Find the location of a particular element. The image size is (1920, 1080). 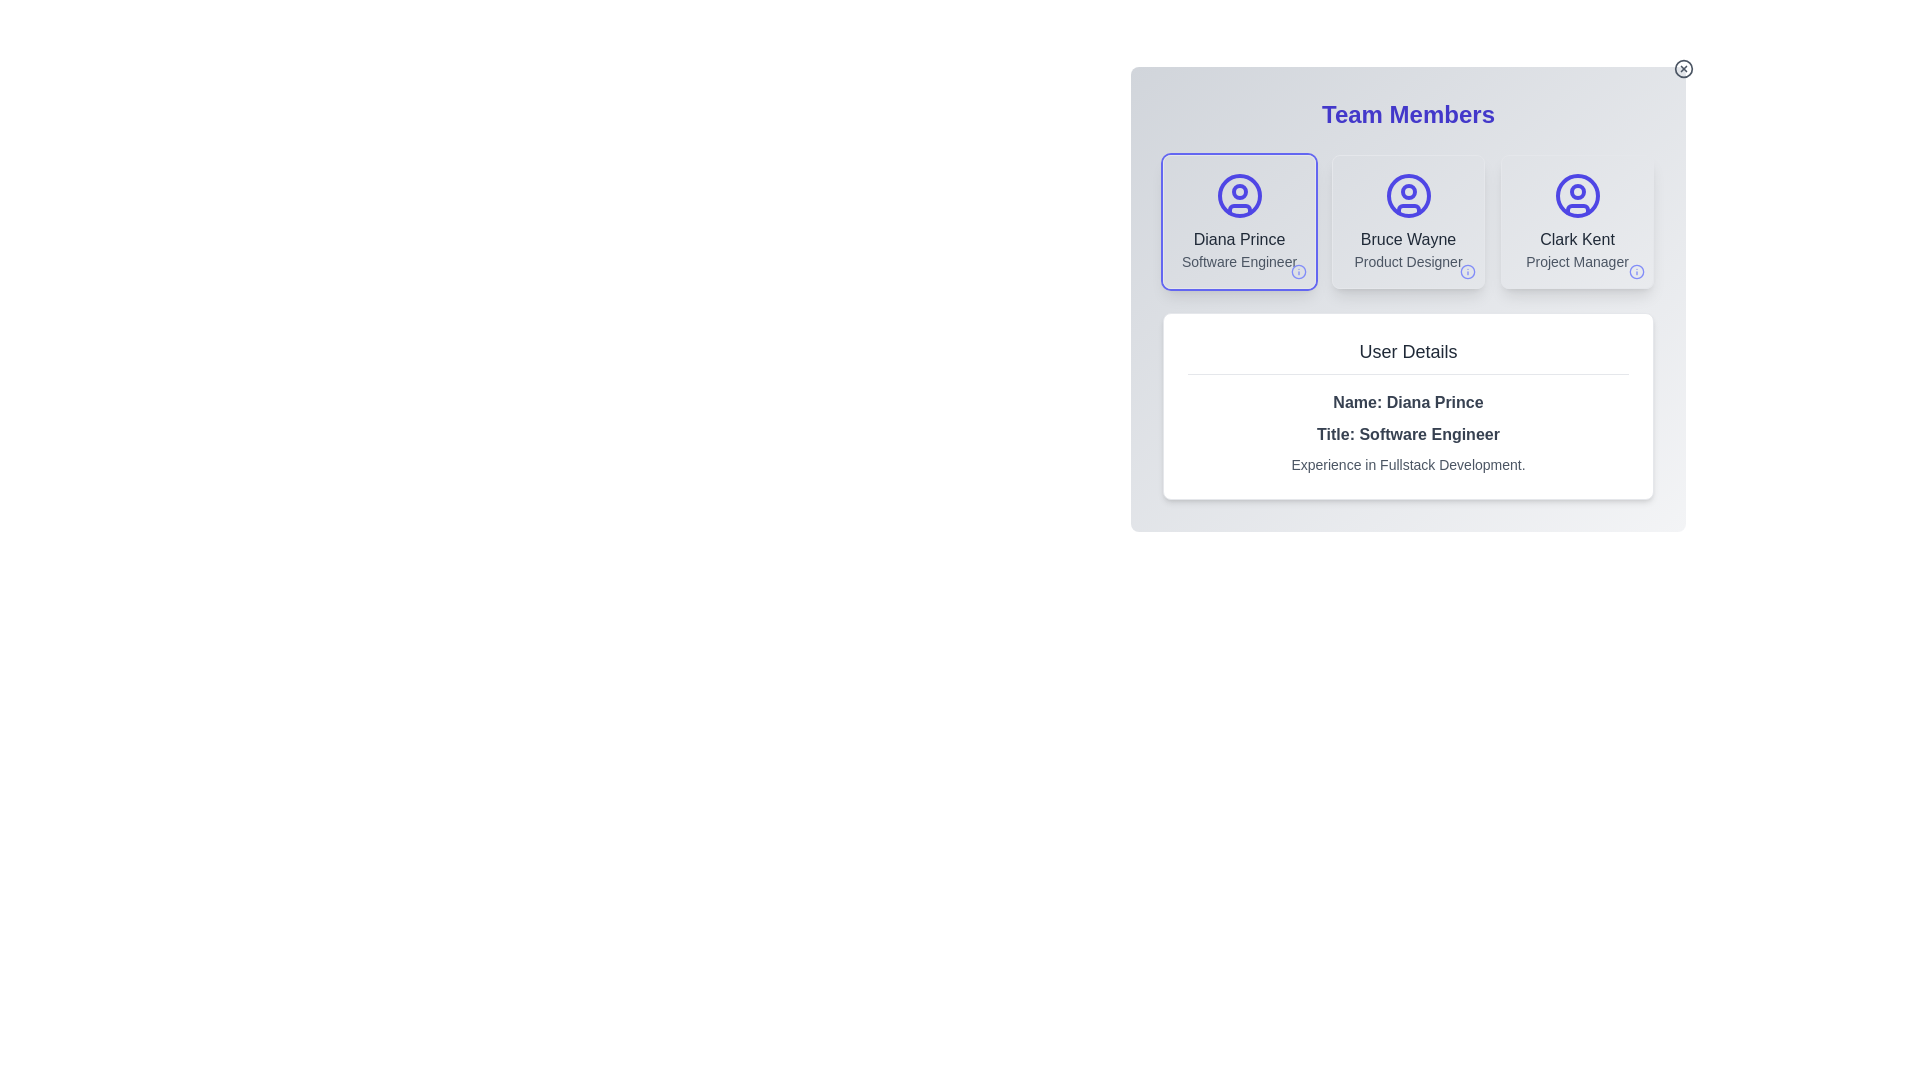

the third card in the 'Team Members' section, which features an indigo user icon, bold text 'Clark Kent', and subtext 'Project Manager' is located at coordinates (1576, 222).